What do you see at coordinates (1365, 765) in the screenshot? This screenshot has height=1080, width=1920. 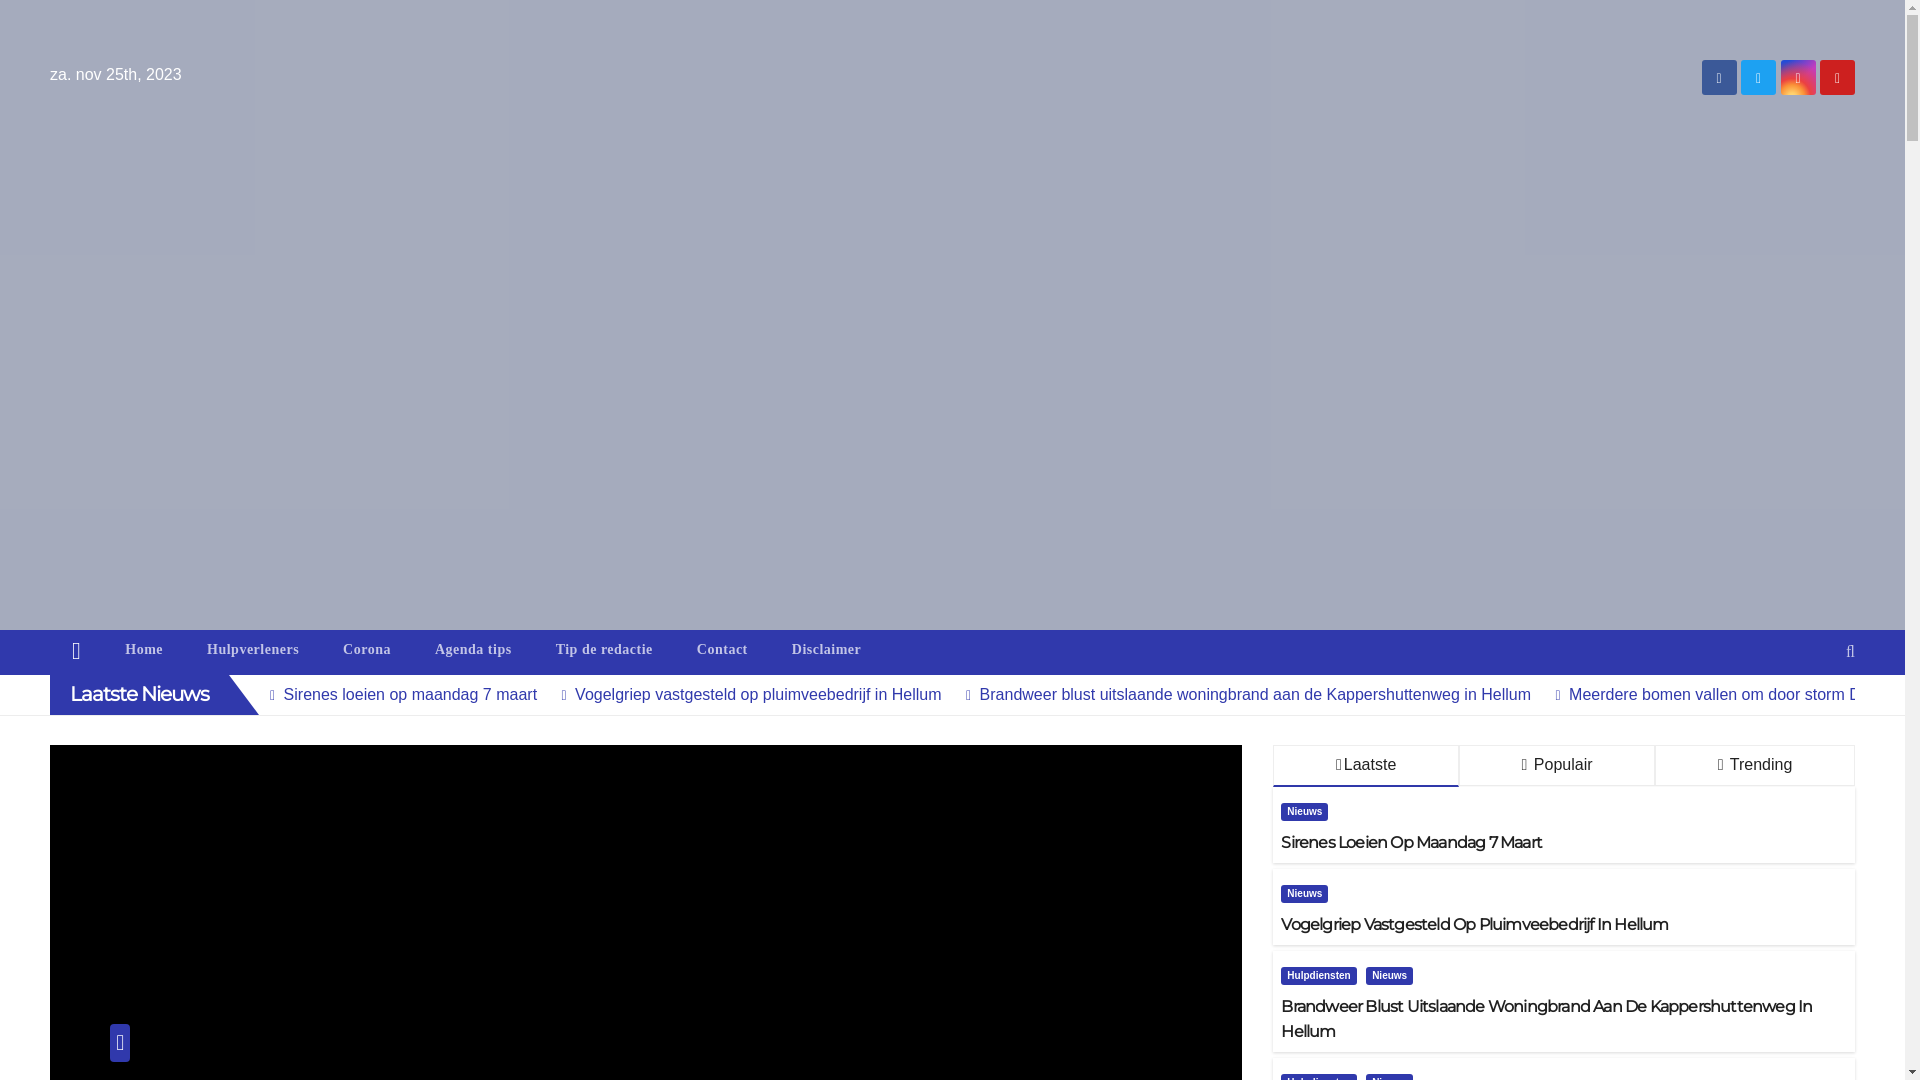 I see `'Laatste'` at bounding box center [1365, 765].